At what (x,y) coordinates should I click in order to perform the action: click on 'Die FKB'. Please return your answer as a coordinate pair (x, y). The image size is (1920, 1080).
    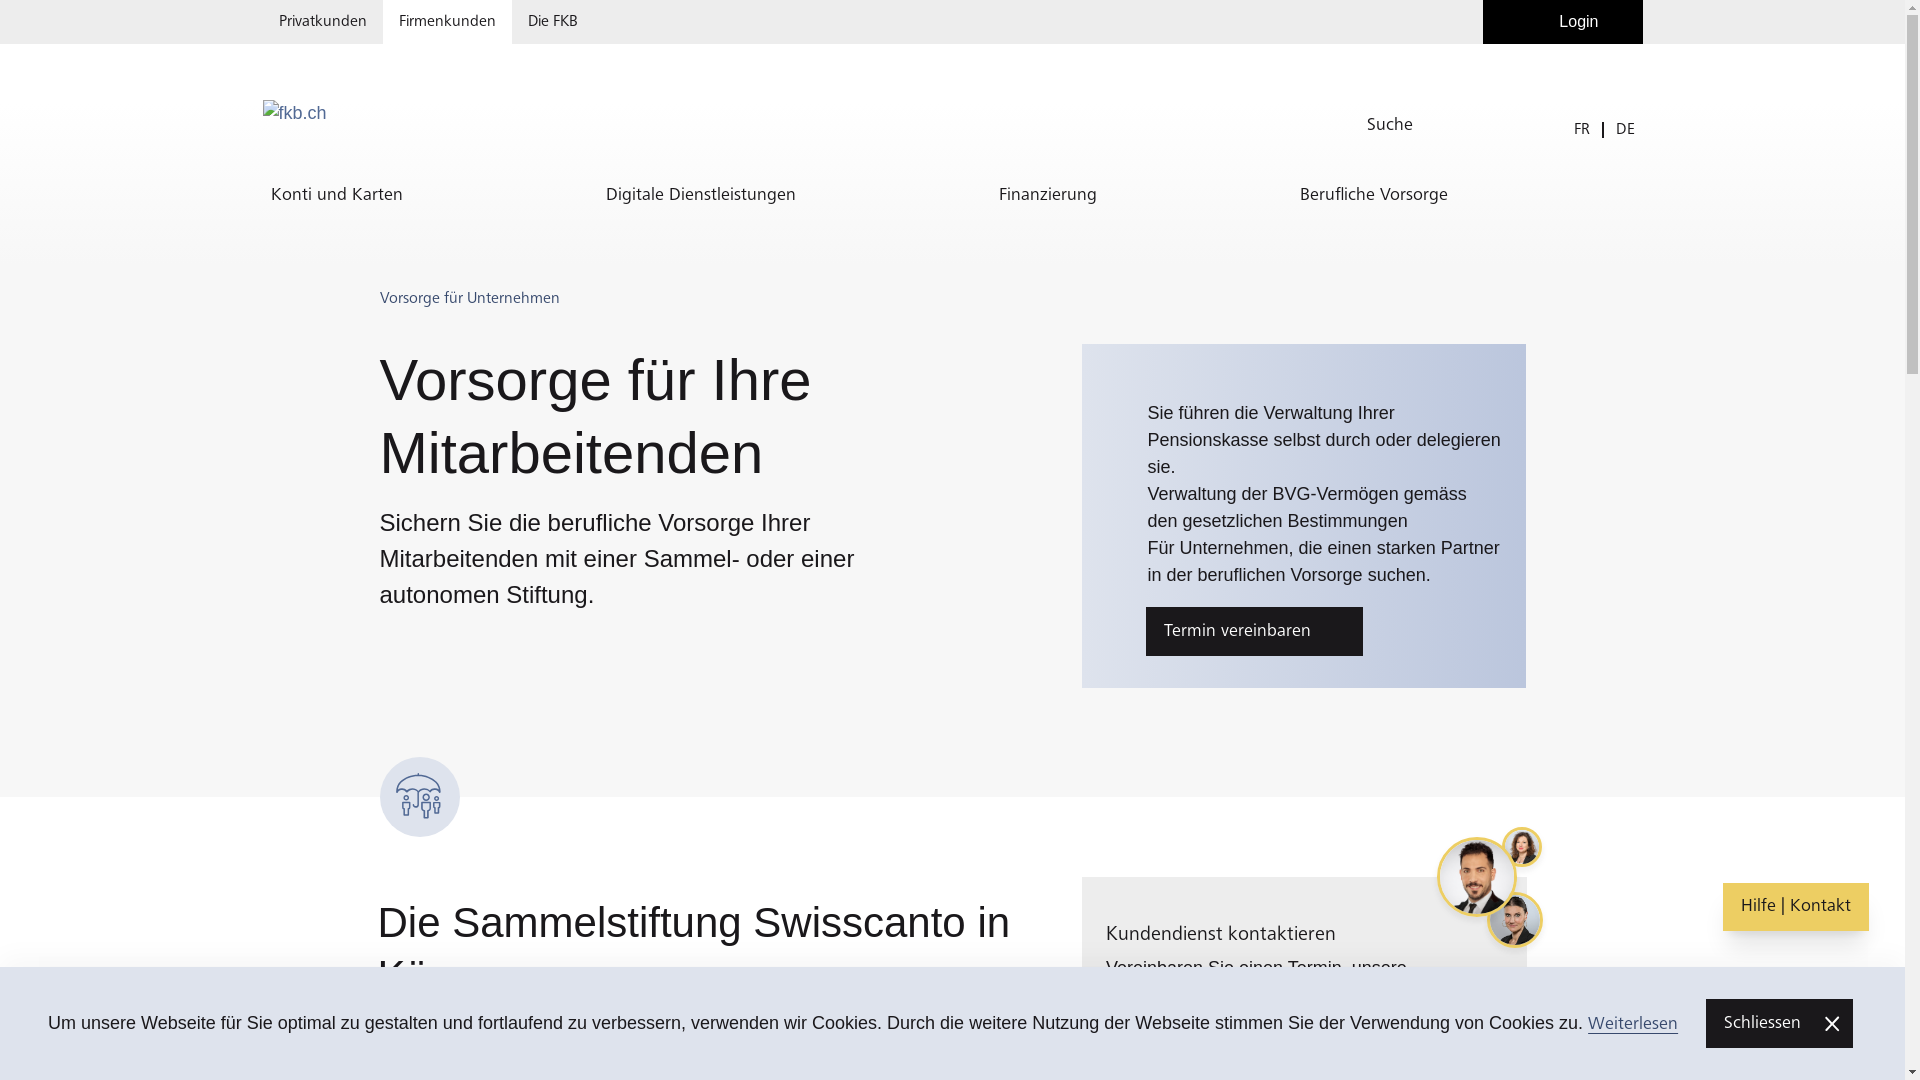
    Looking at the image, I should click on (552, 22).